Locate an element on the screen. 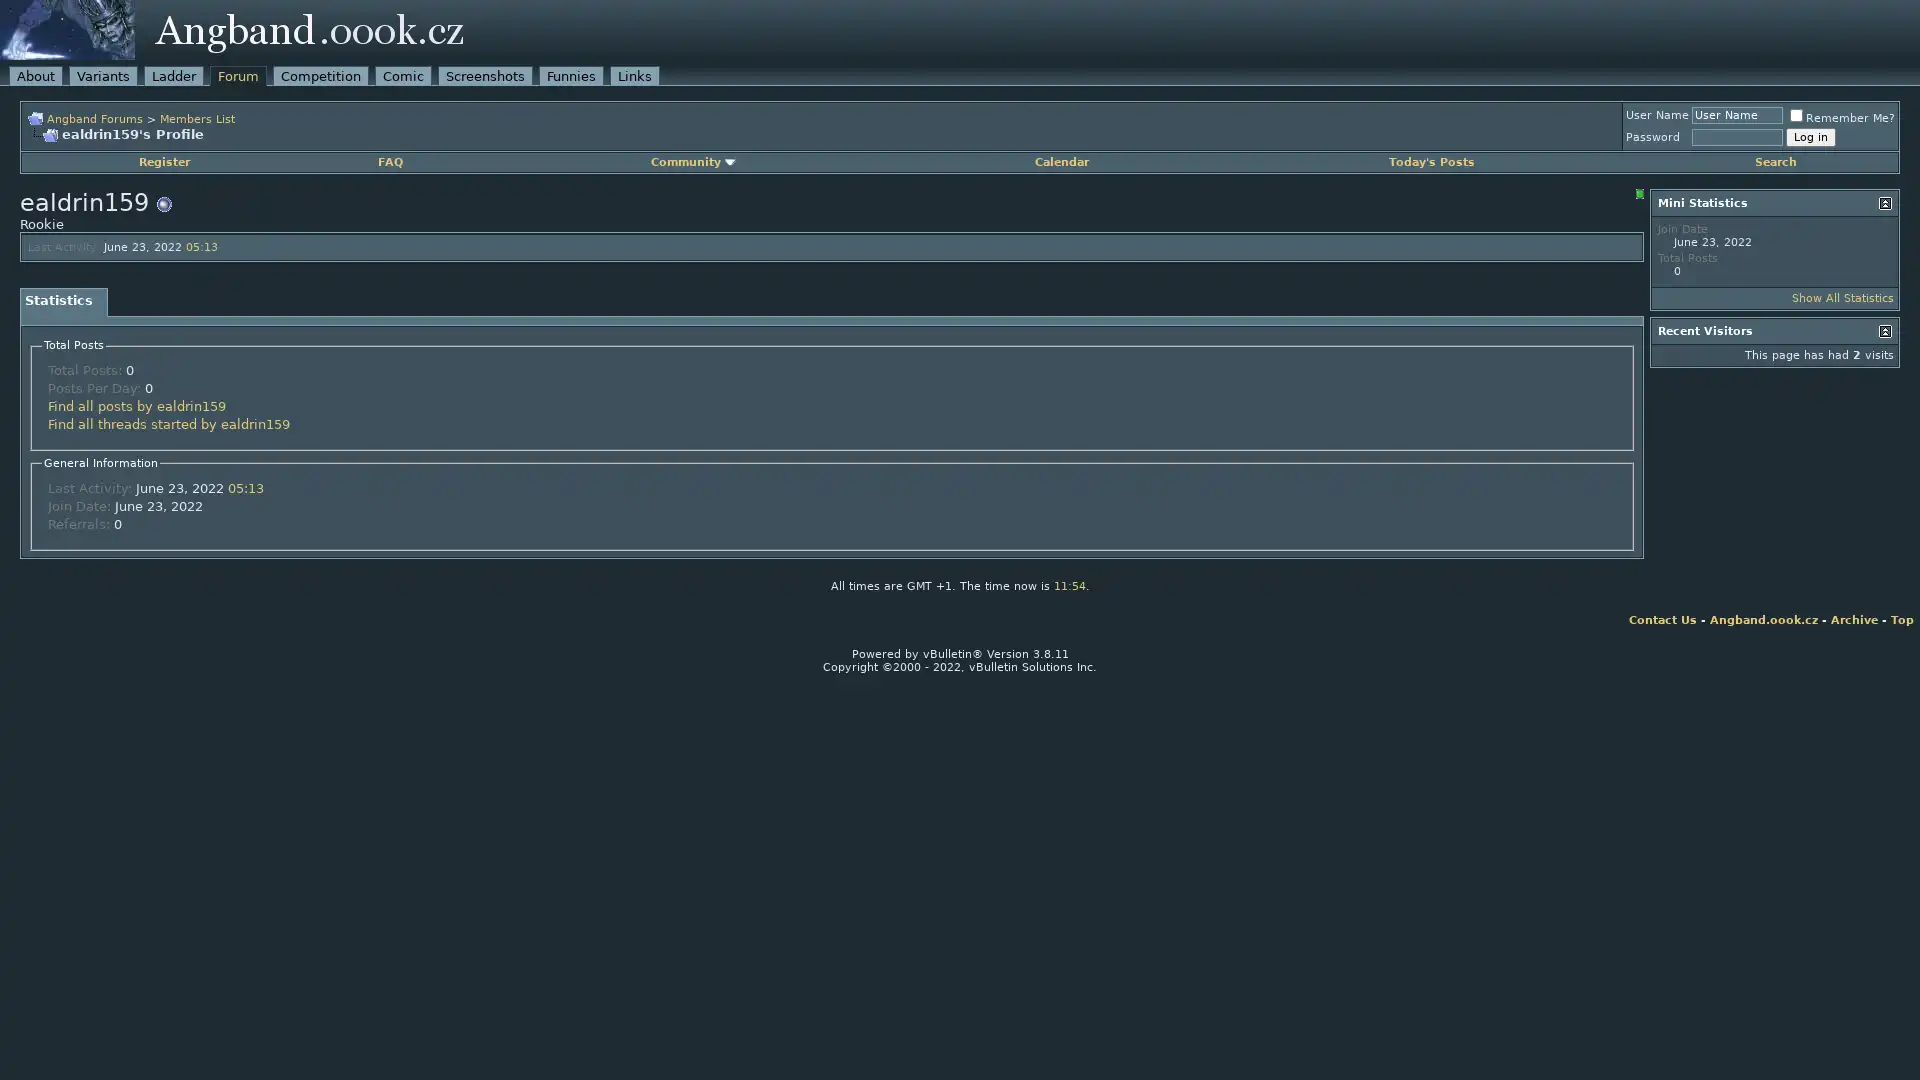  Log in is located at coordinates (1810, 136).